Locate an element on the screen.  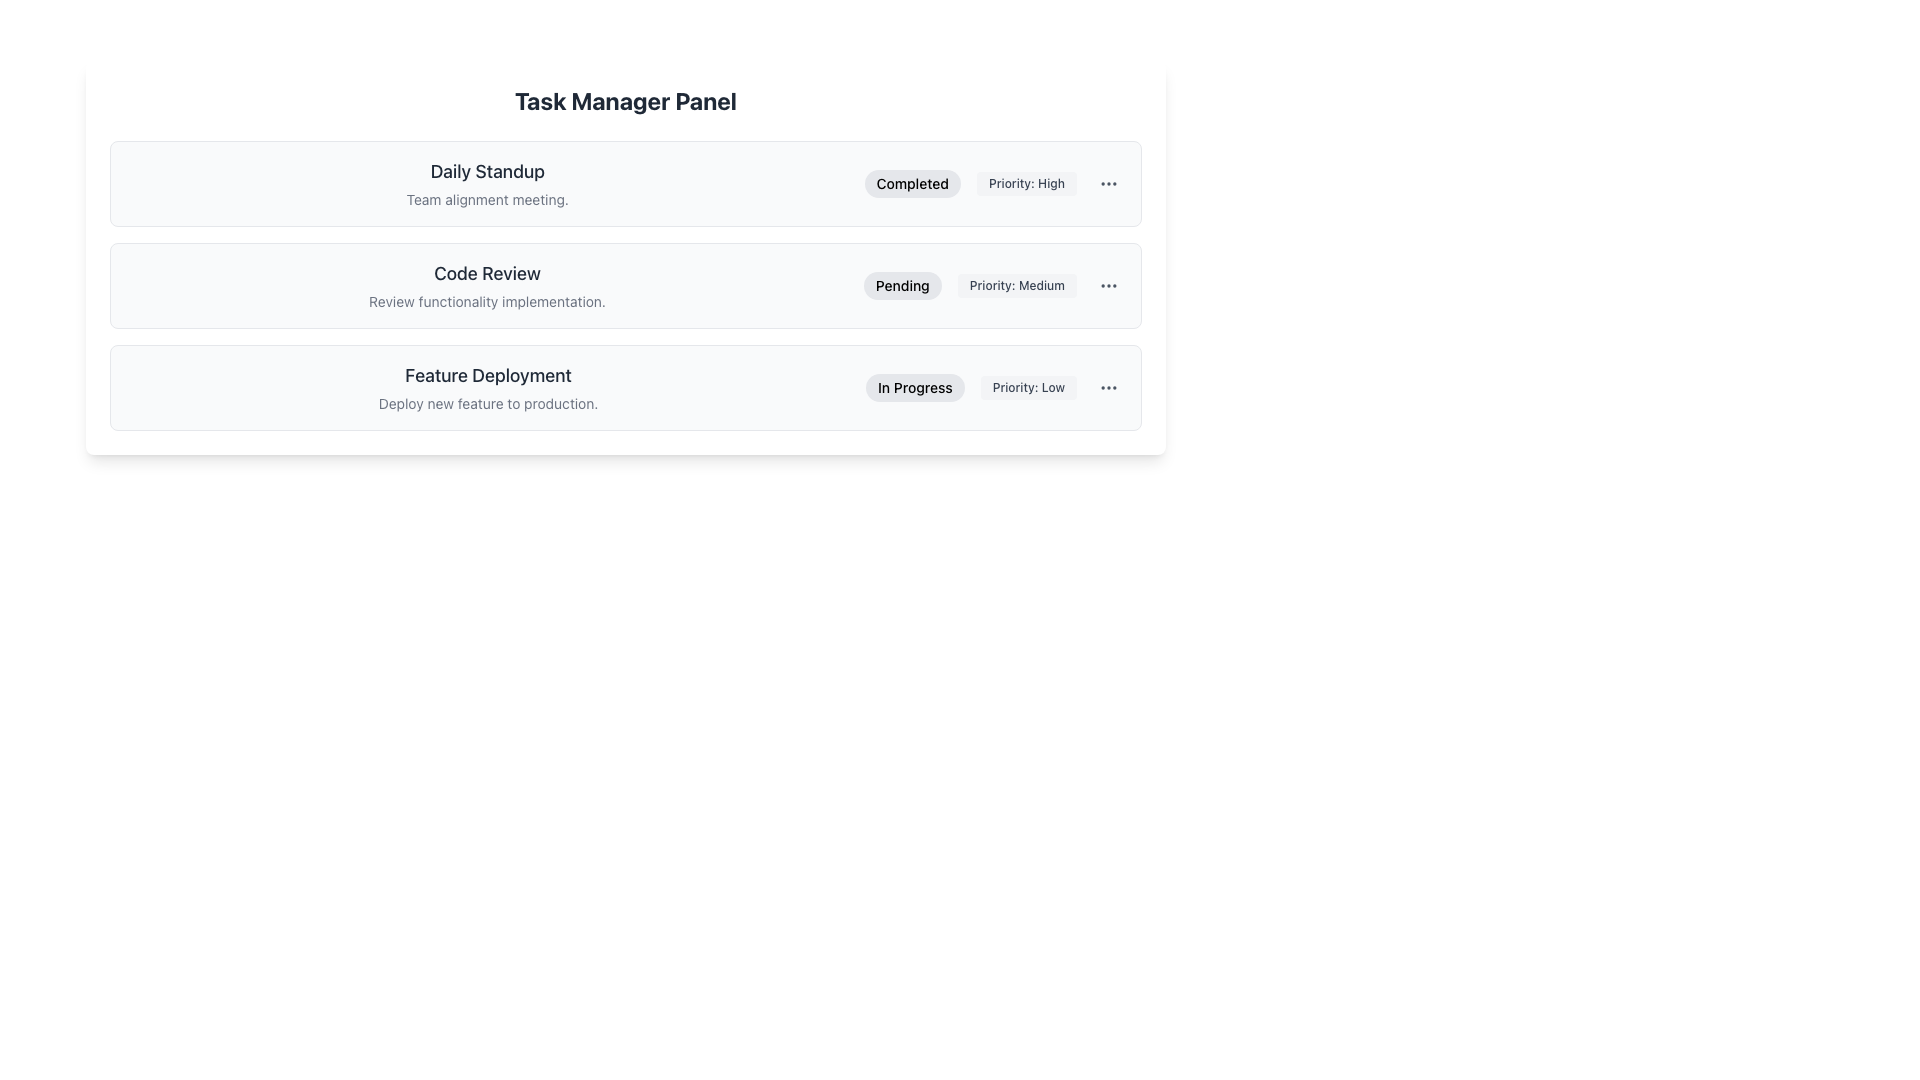
the 'Pending' Status label located in the 'Code Review' task details, positioned to the left of the 'Priority: Medium' label and above the three dots button is located at coordinates (901, 285).